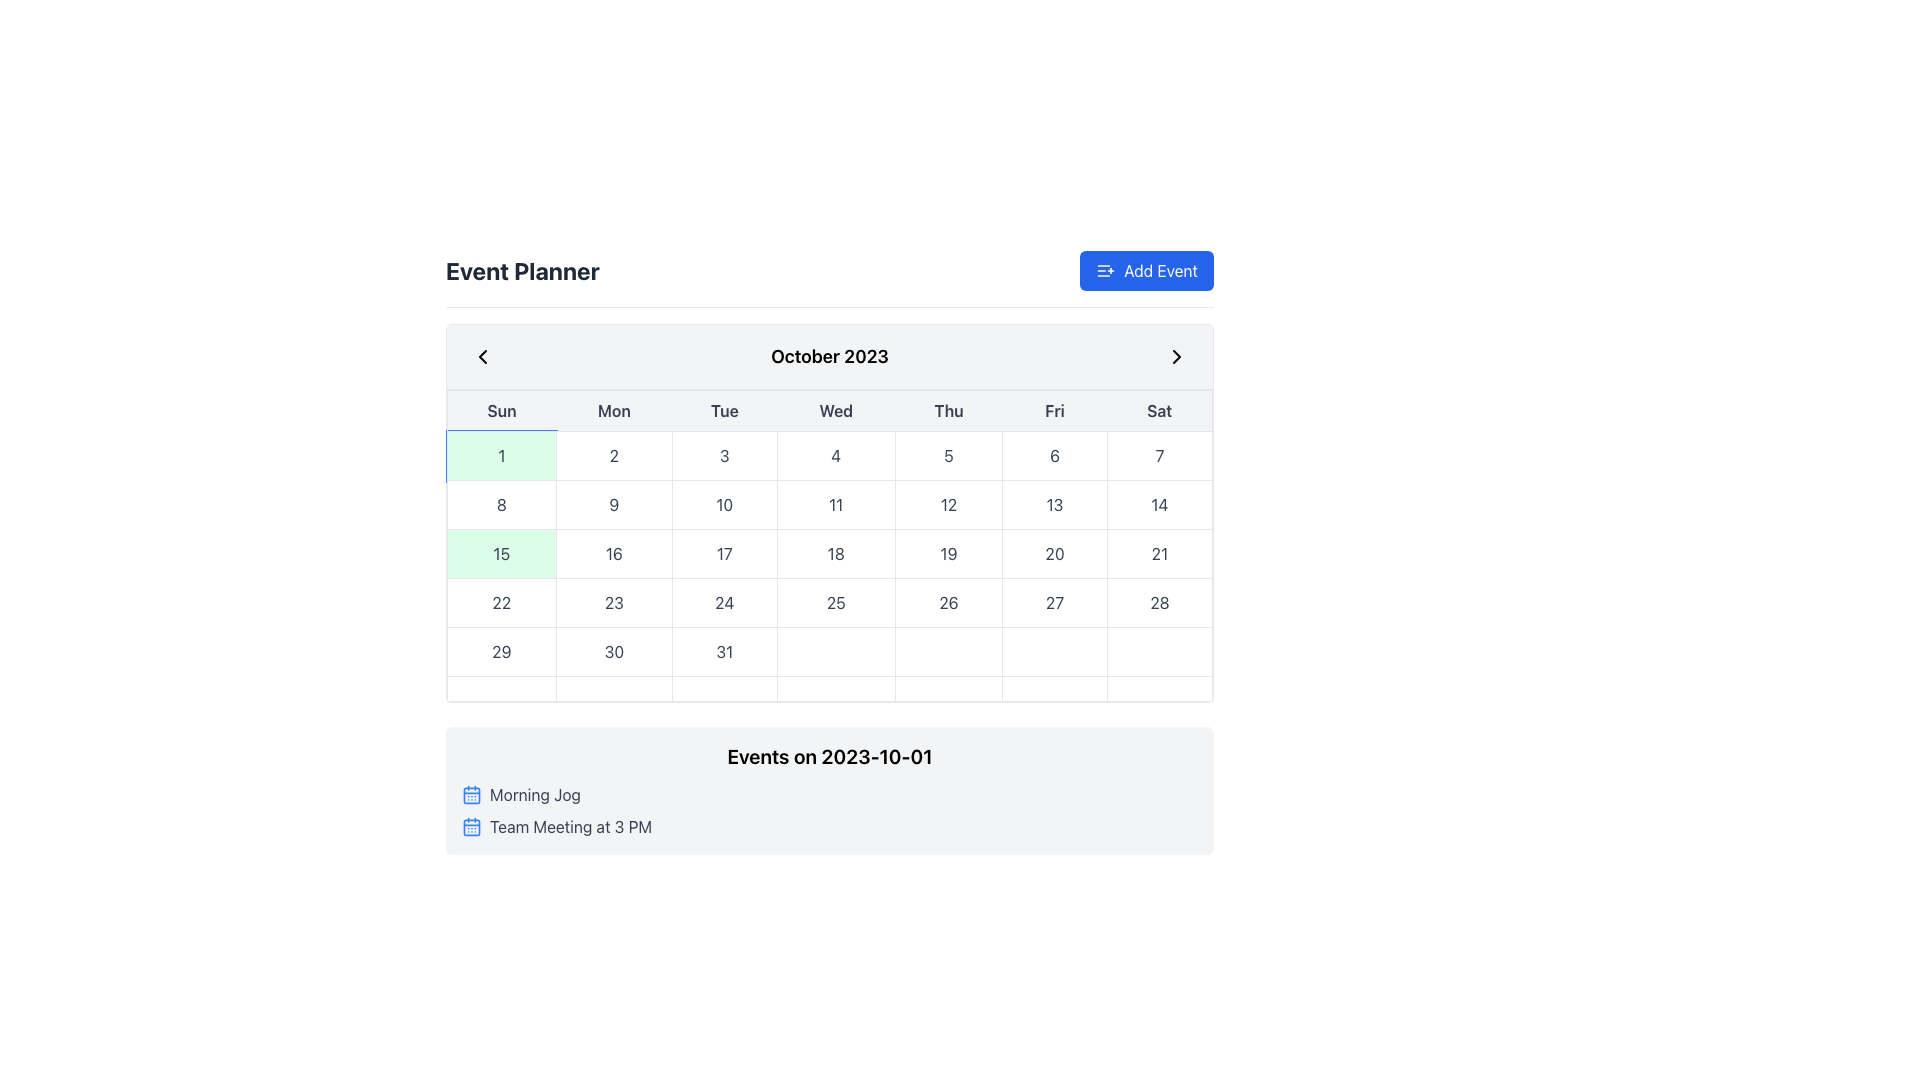  Describe the element at coordinates (501, 554) in the screenshot. I see `the Day Cell displaying the number '15'` at that location.